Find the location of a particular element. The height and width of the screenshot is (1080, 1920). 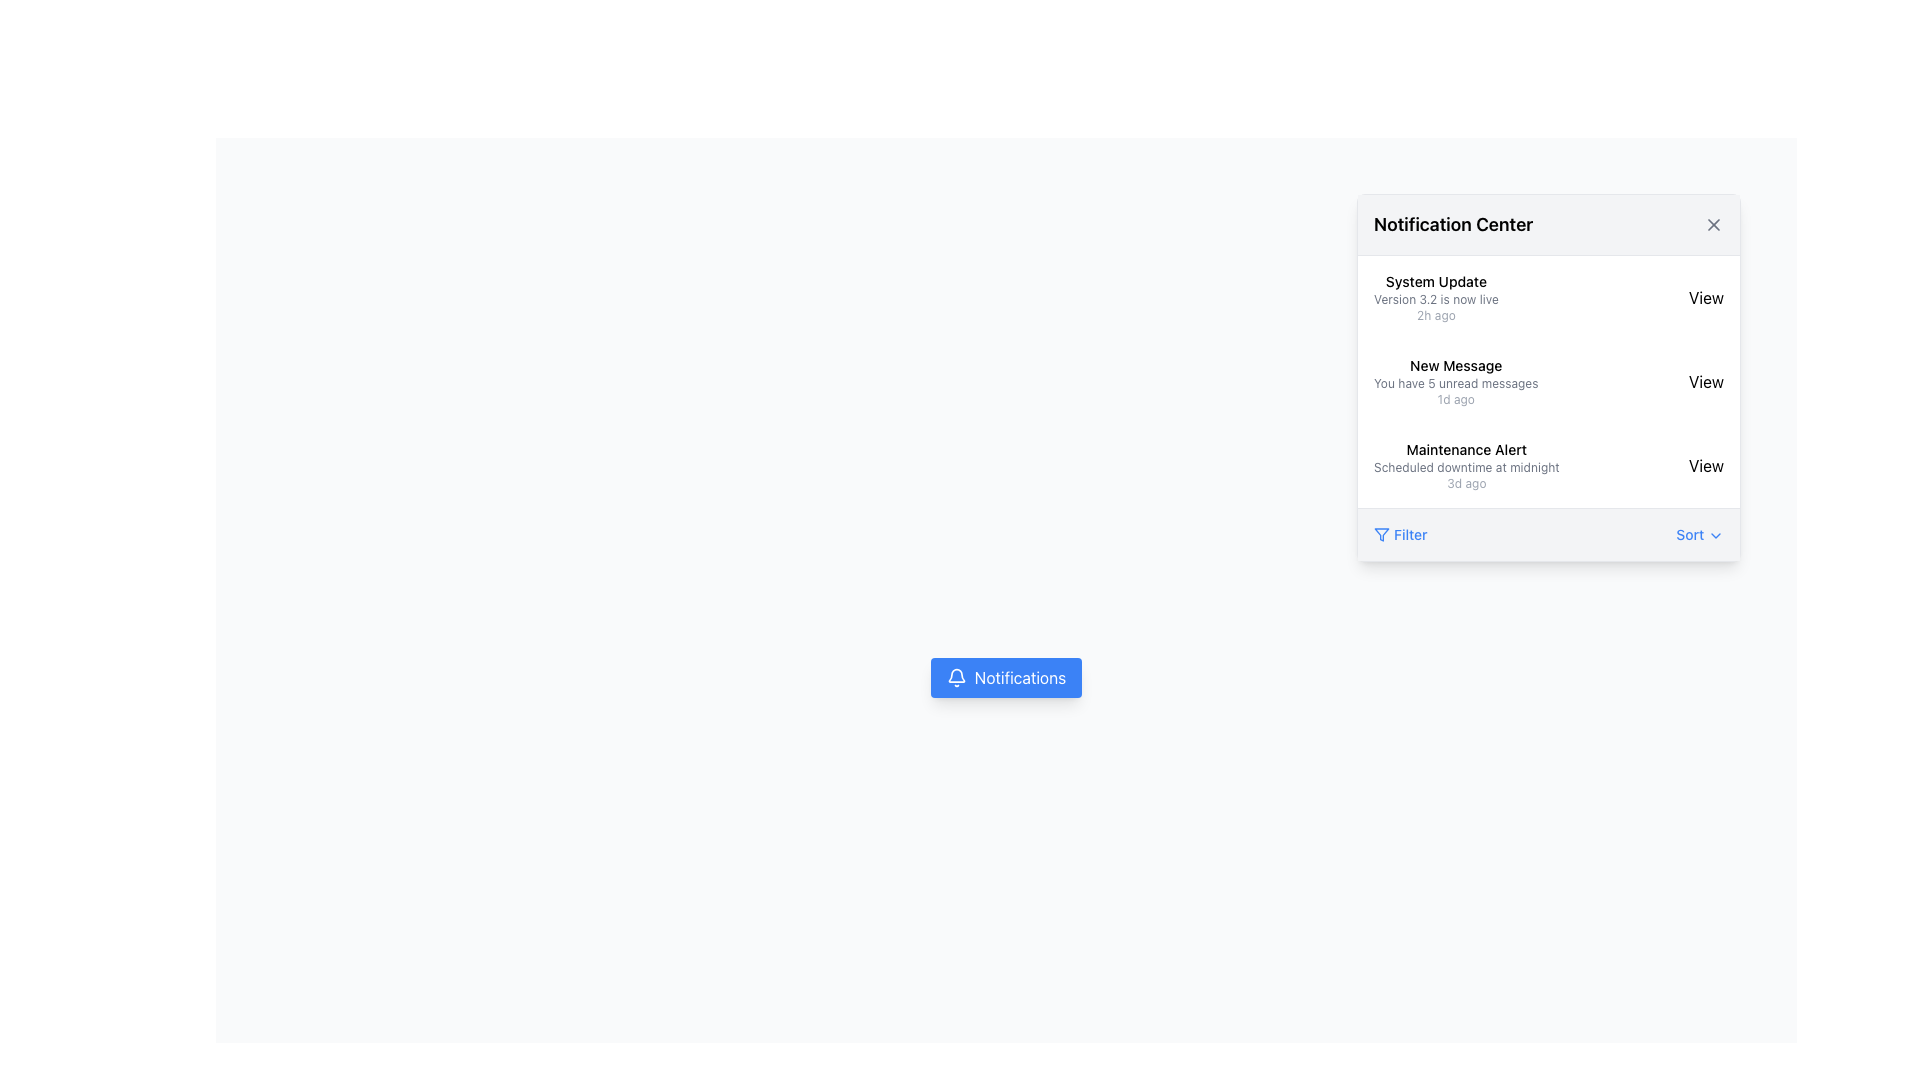

the third notification entry in the 'Notification Center' panel, which indicates a maintenance alert about scheduled downtime is located at coordinates (1548, 466).